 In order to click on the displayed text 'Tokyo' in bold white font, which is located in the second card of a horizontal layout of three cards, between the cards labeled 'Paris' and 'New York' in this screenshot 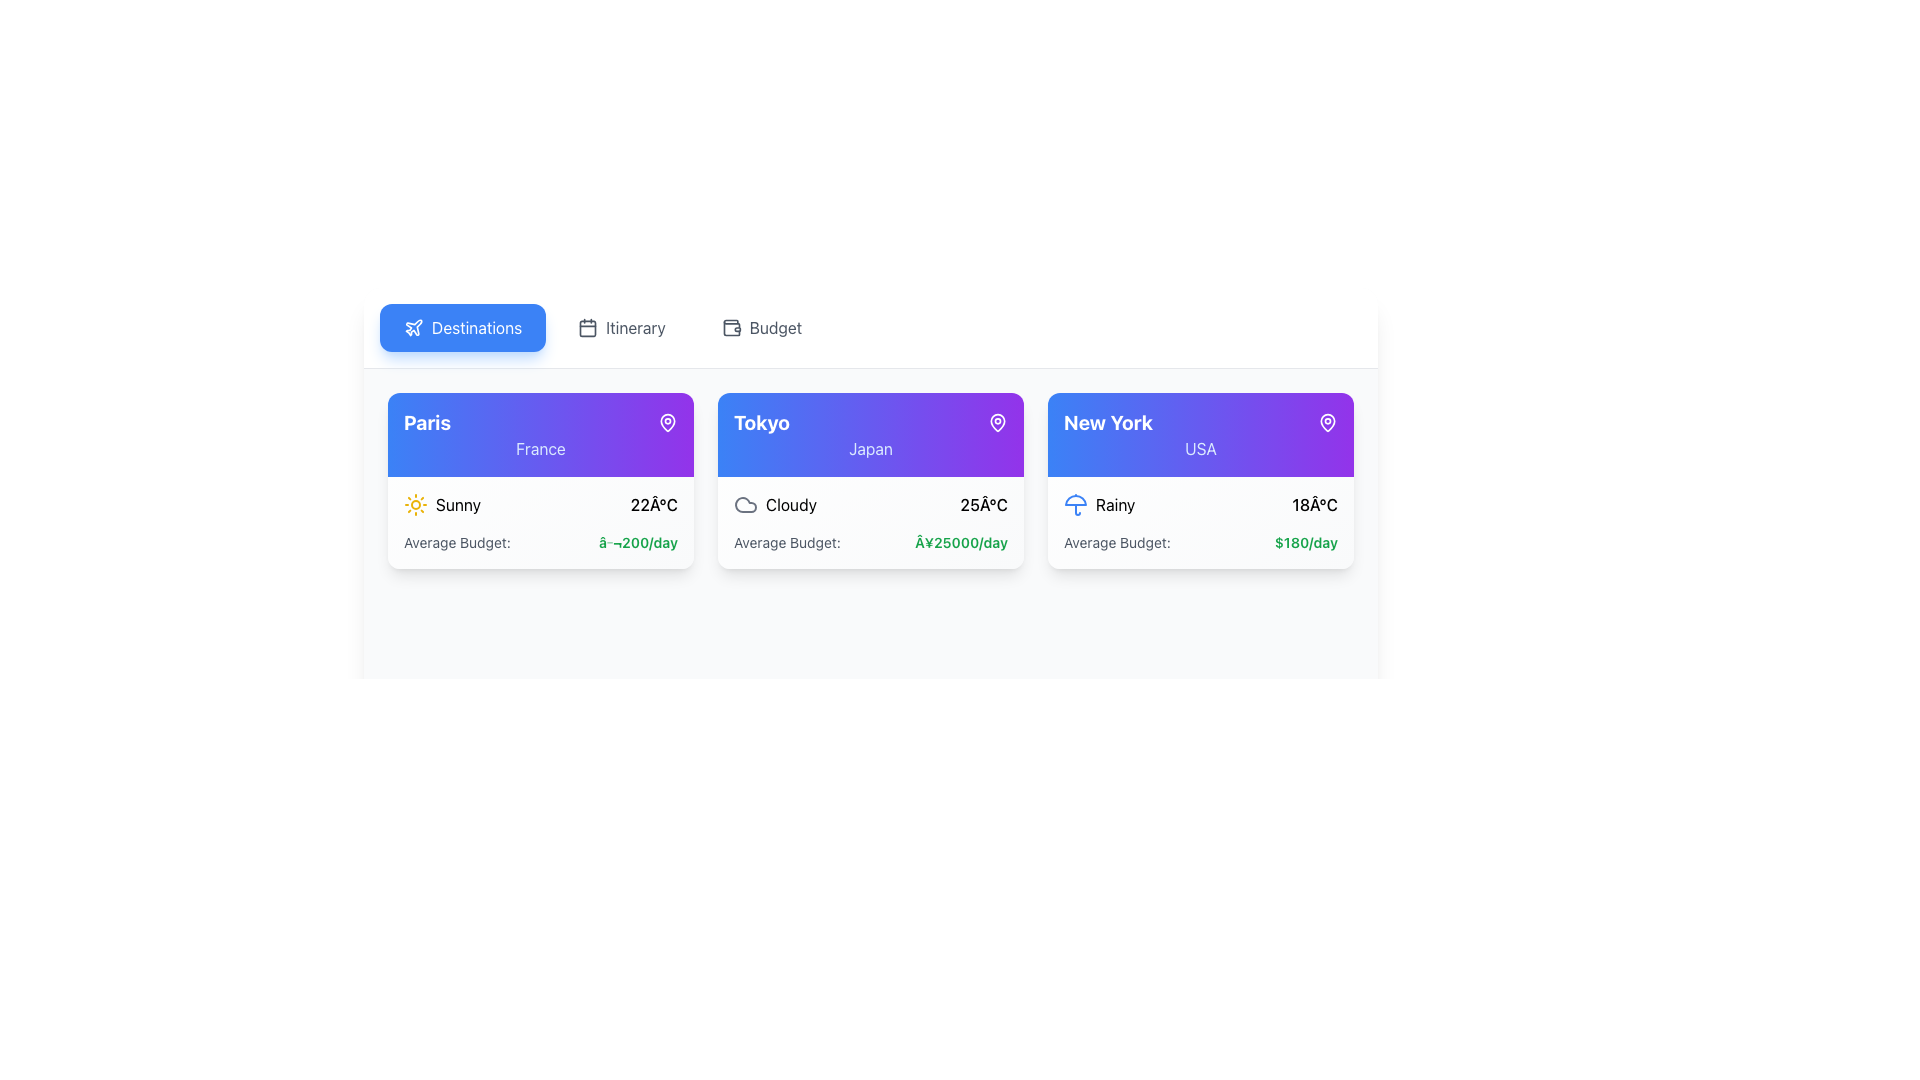, I will do `click(870, 422)`.